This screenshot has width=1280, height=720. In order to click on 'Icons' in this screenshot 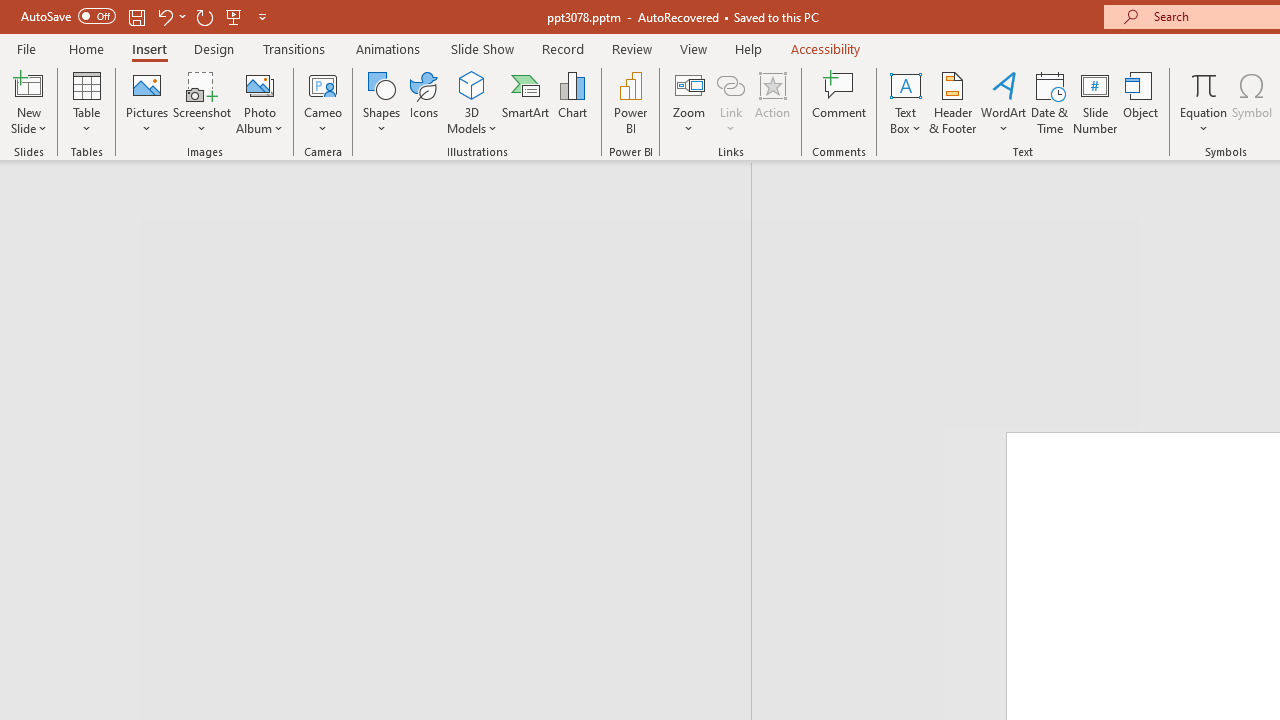, I will do `click(423, 103)`.